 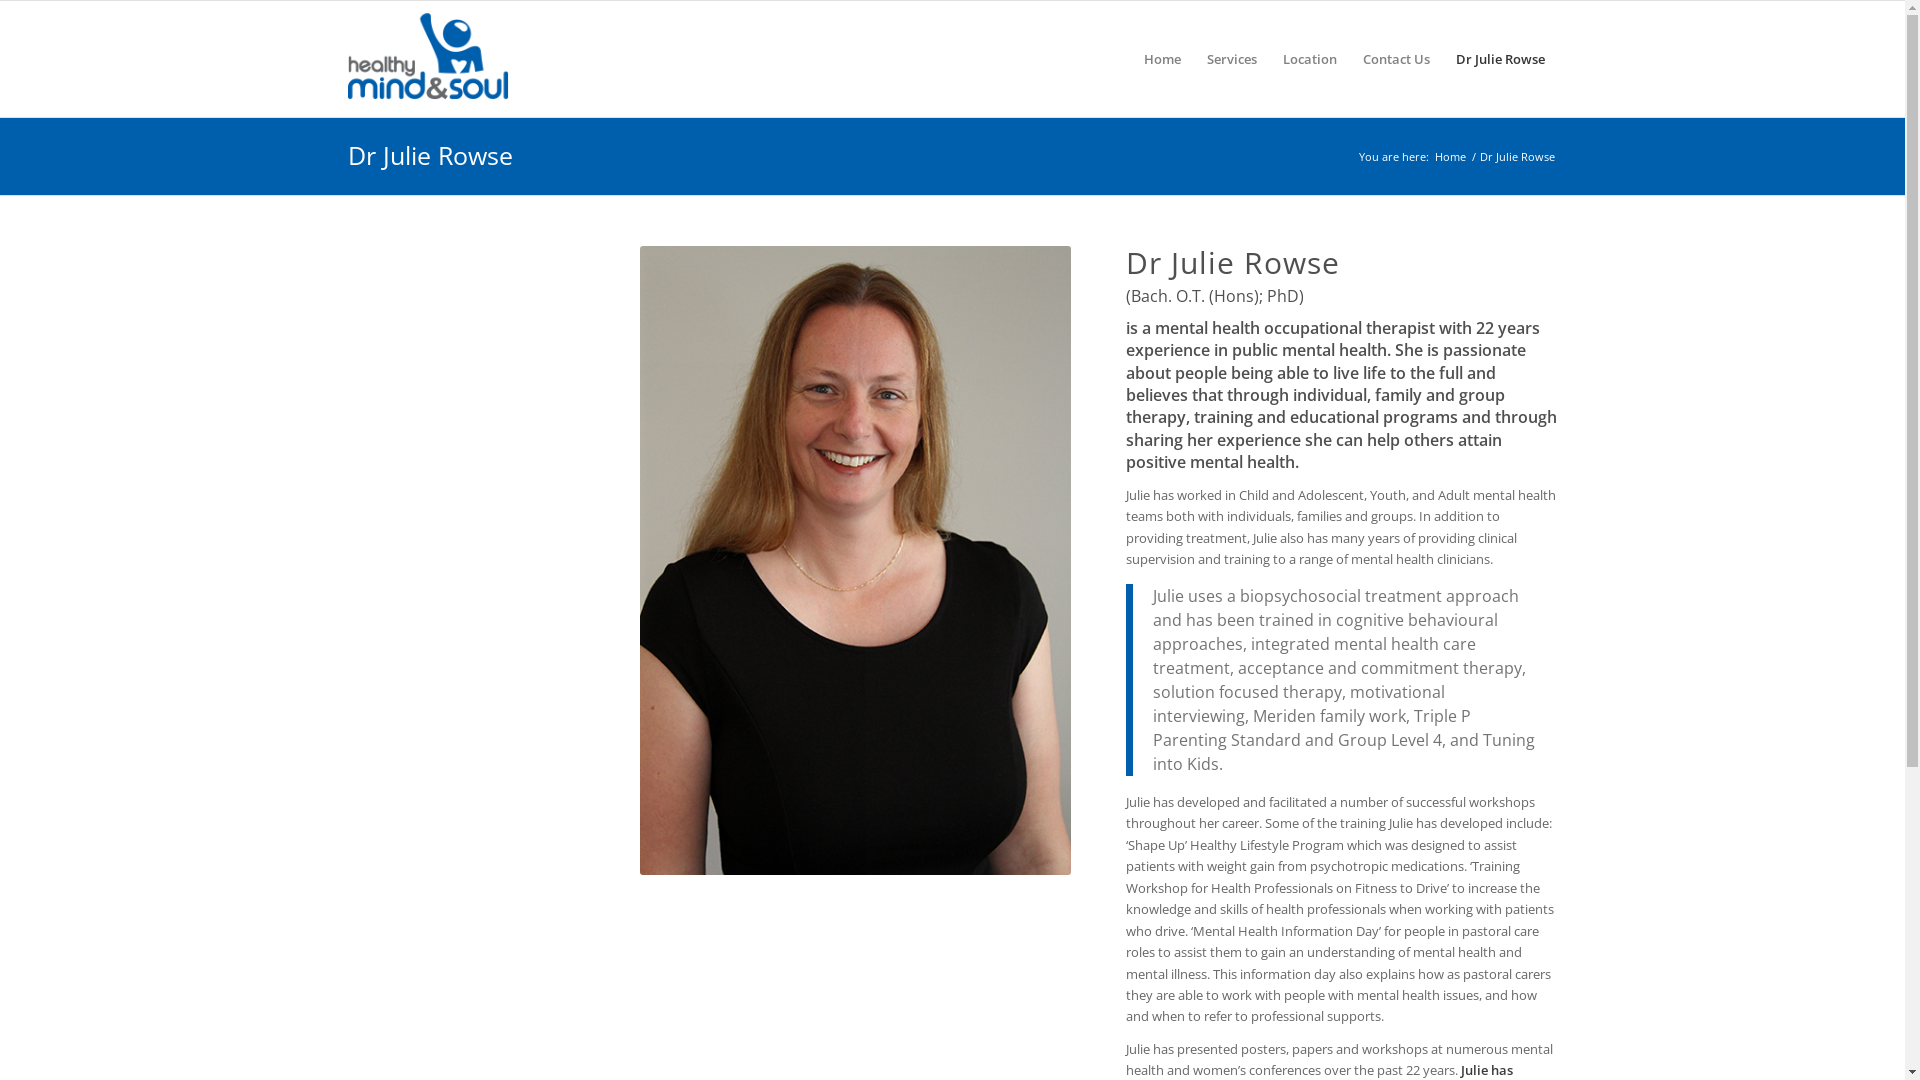 I want to click on 'Home', so click(x=1450, y=155).